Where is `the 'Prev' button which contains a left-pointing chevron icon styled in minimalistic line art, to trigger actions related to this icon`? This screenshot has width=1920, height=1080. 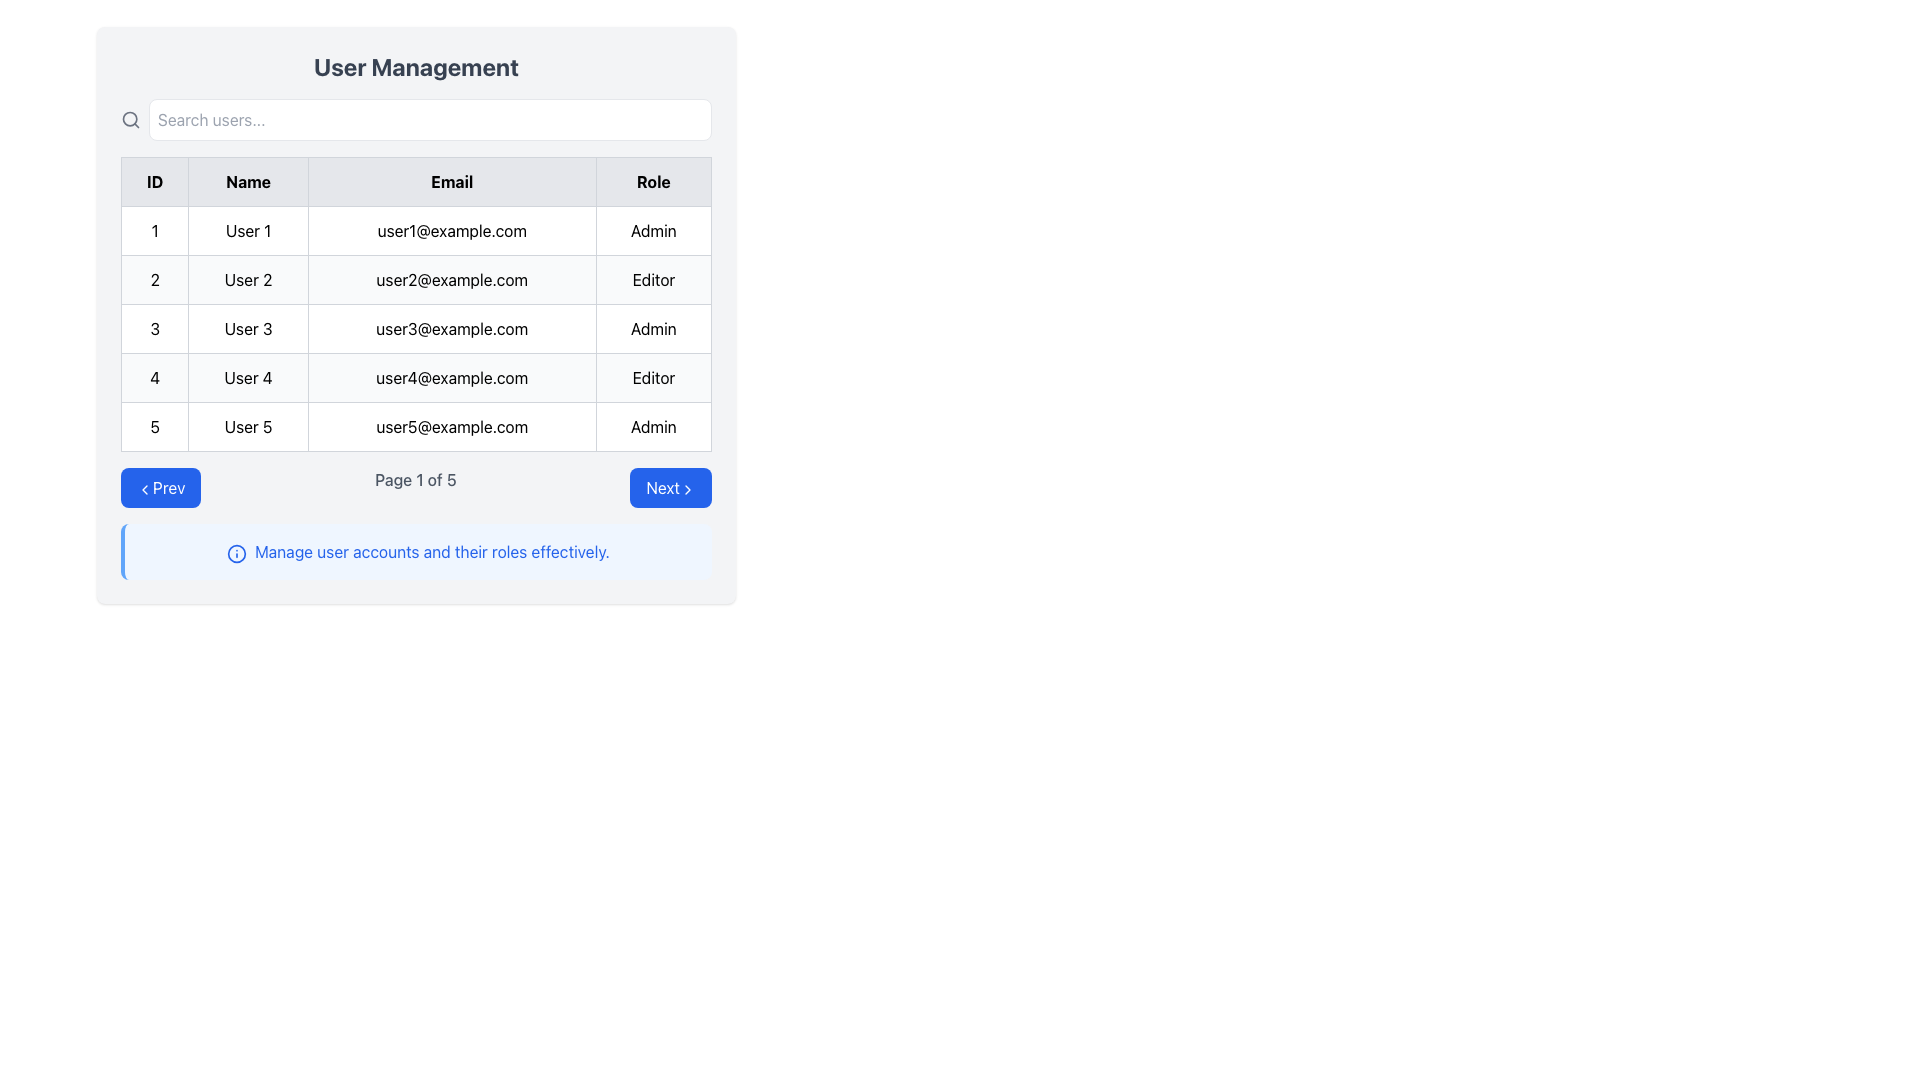
the 'Prev' button which contains a left-pointing chevron icon styled in minimalistic line art, to trigger actions related to this icon is located at coordinates (143, 489).